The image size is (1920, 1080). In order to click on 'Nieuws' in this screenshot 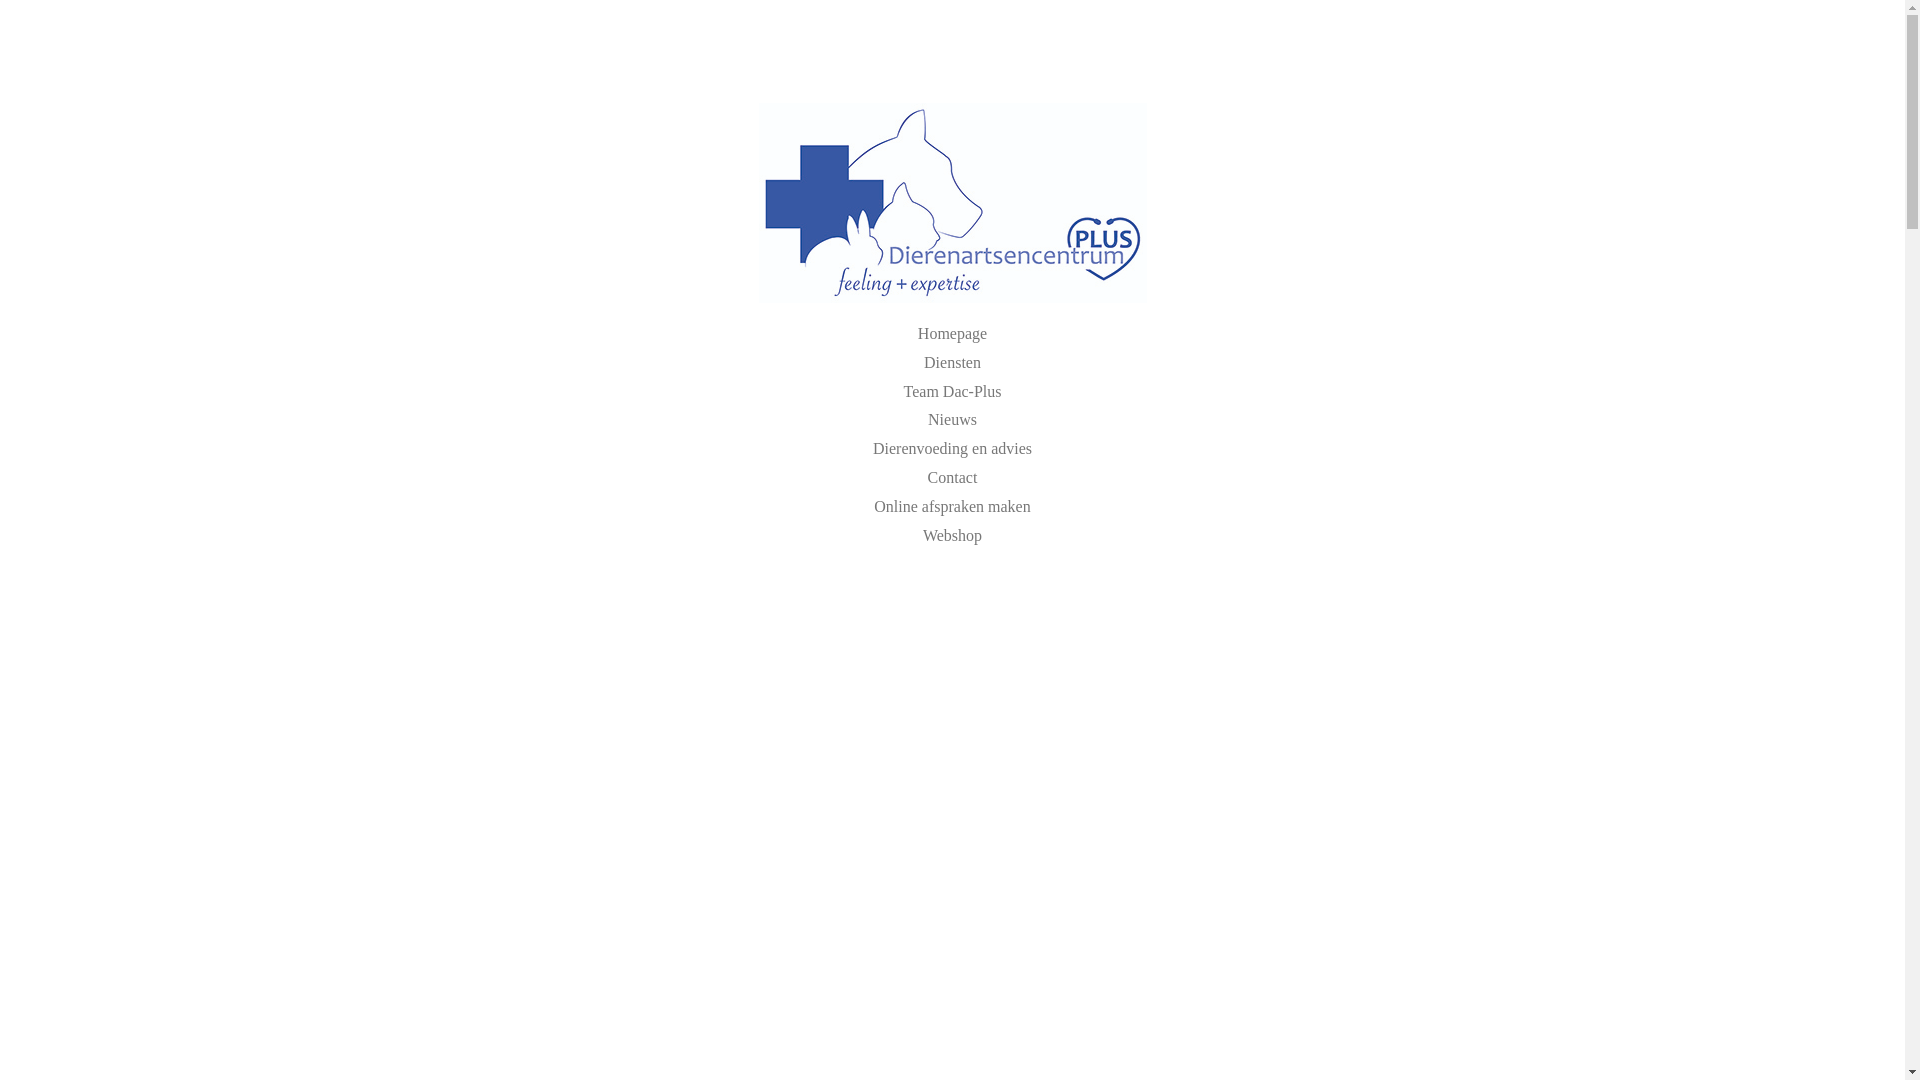, I will do `click(951, 418)`.